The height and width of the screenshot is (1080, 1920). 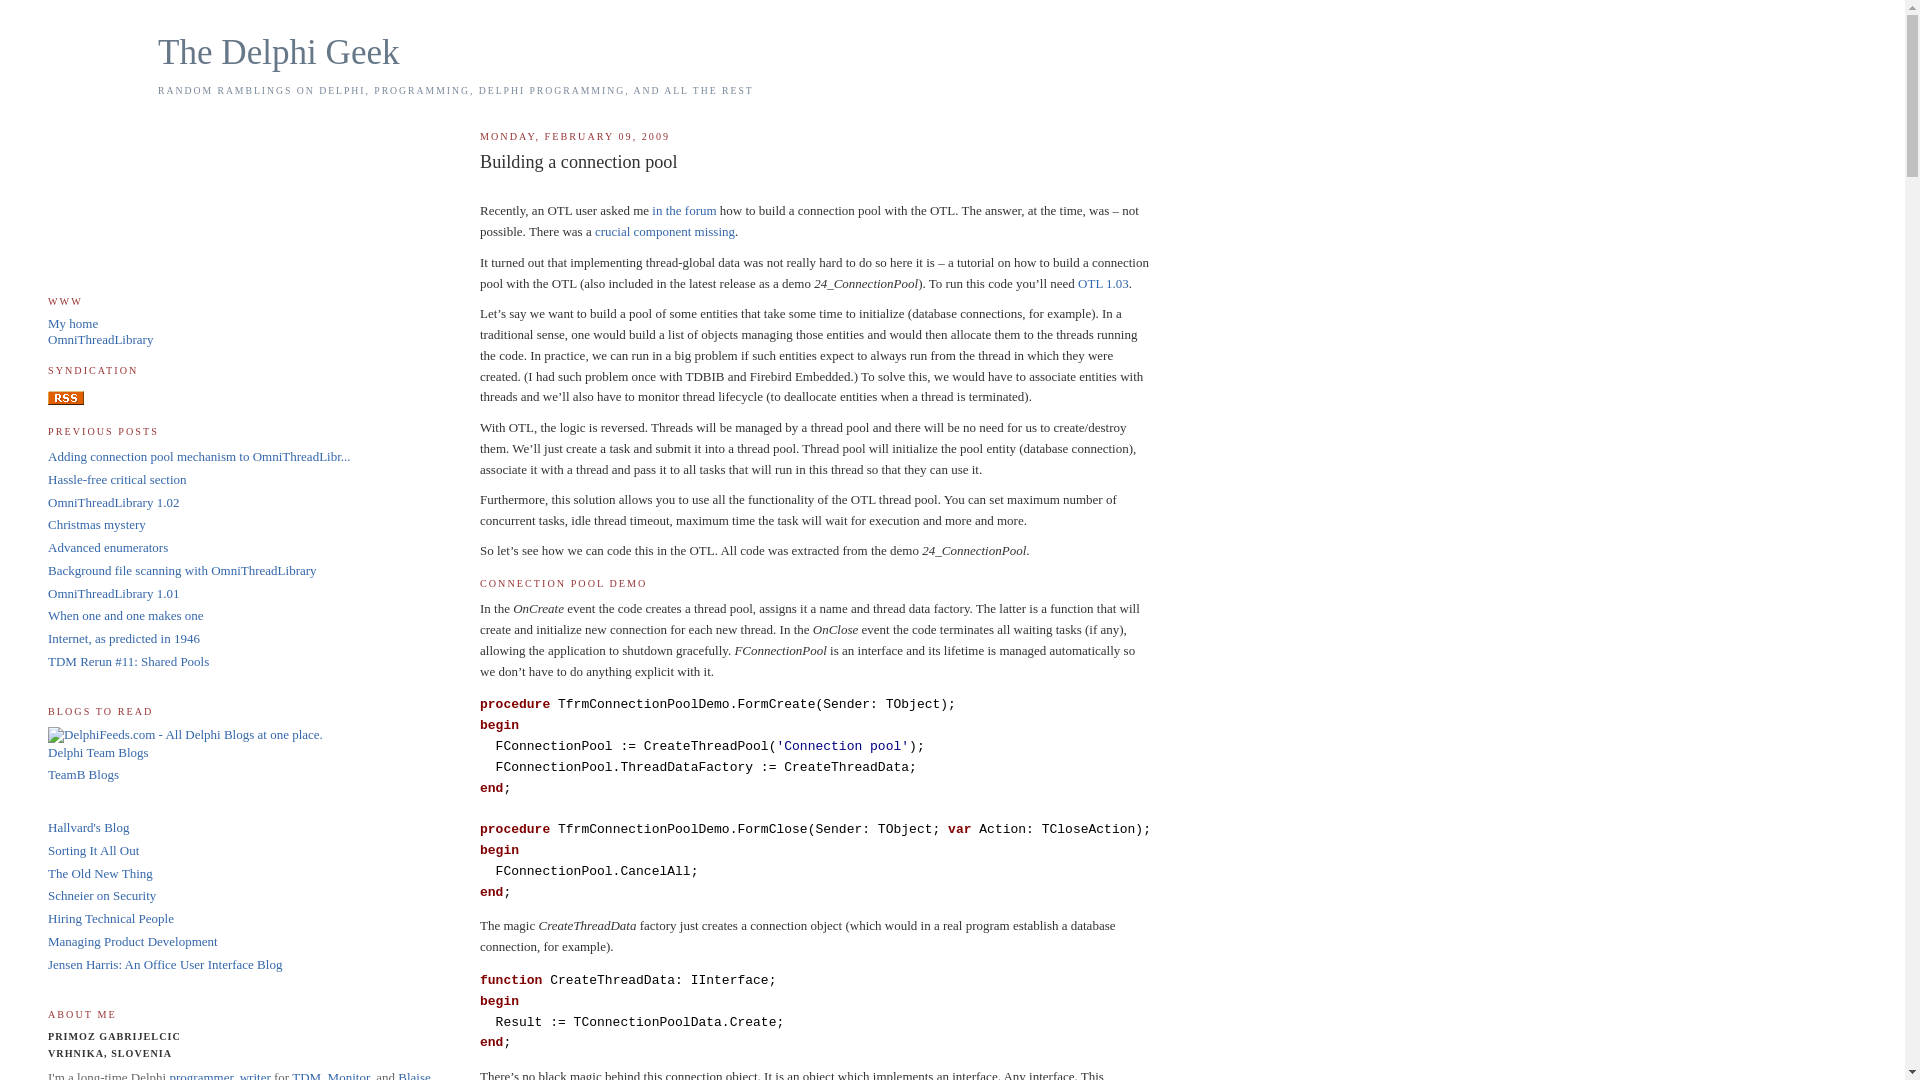 I want to click on 'When one and one makes one', so click(x=124, y=614).